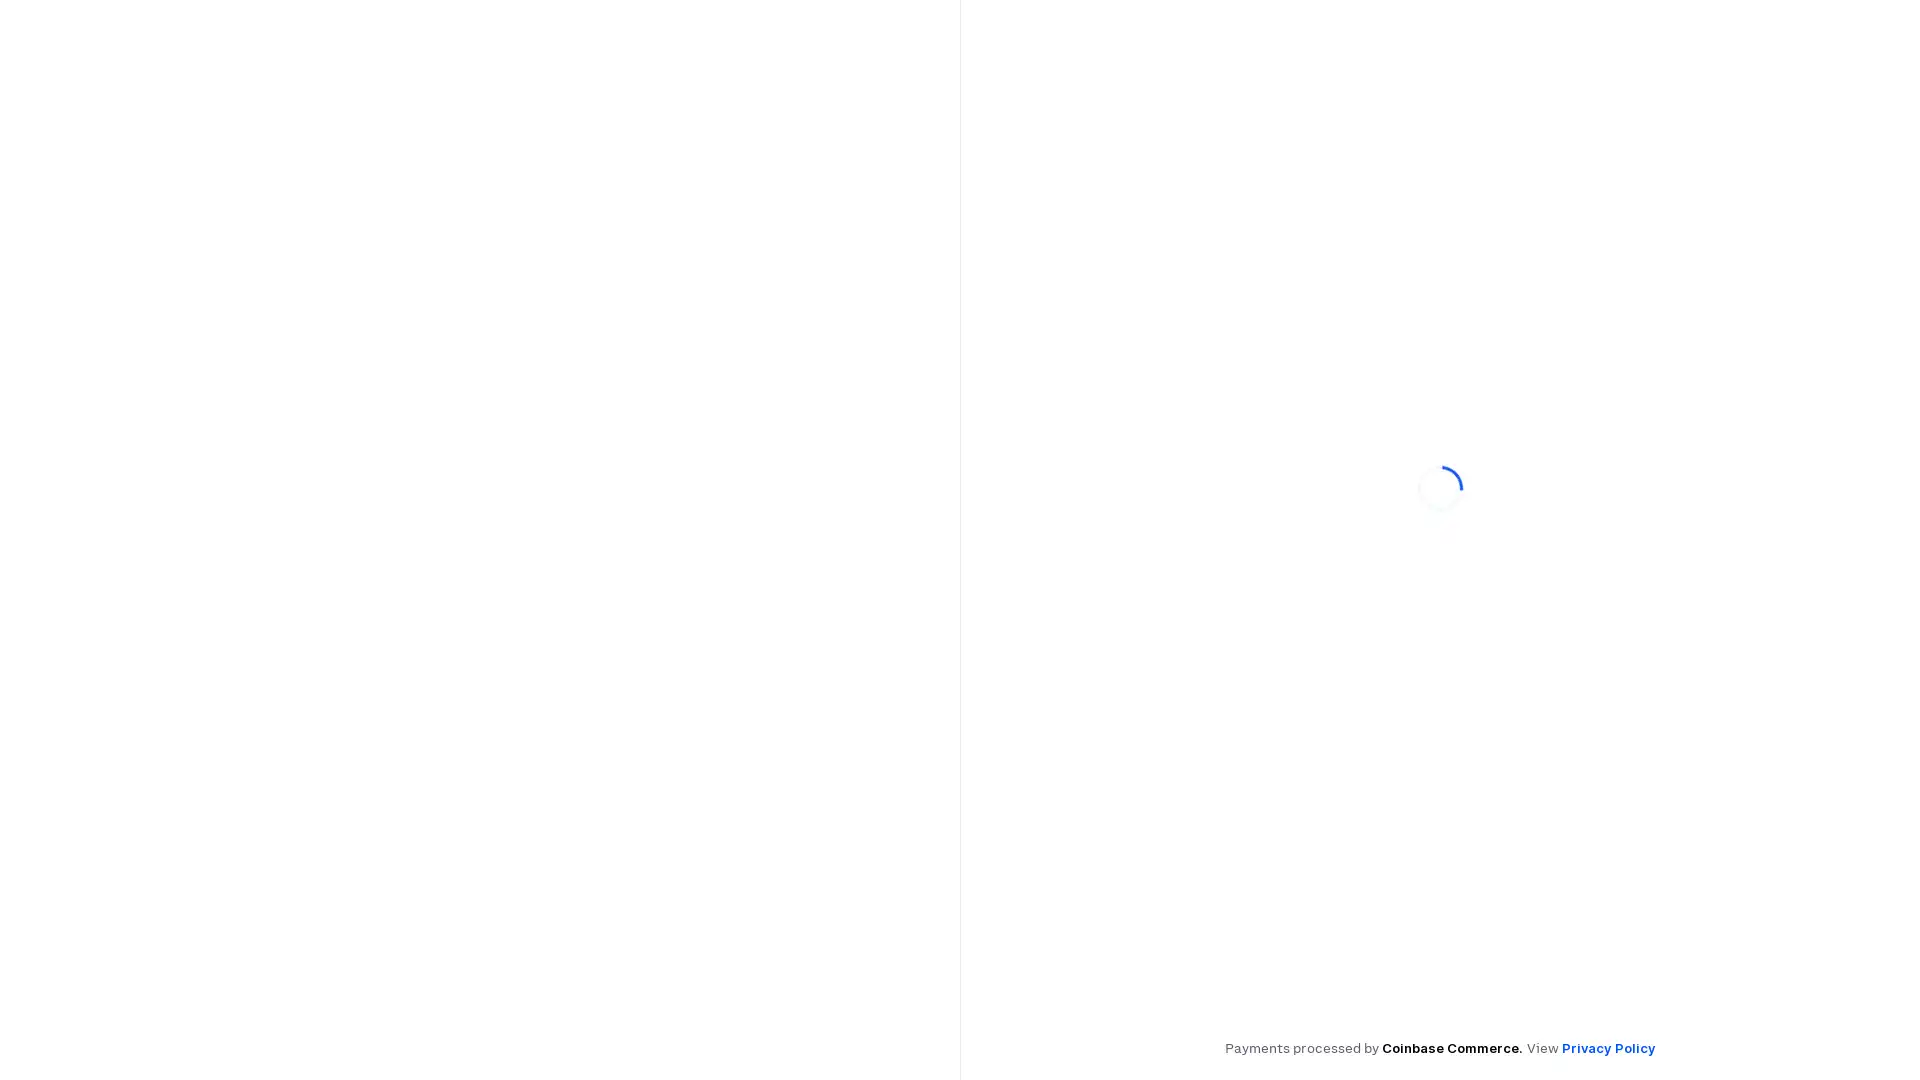 The image size is (1920, 1080). I want to click on Litecoin Litecoin LTC, so click(1762, 483).